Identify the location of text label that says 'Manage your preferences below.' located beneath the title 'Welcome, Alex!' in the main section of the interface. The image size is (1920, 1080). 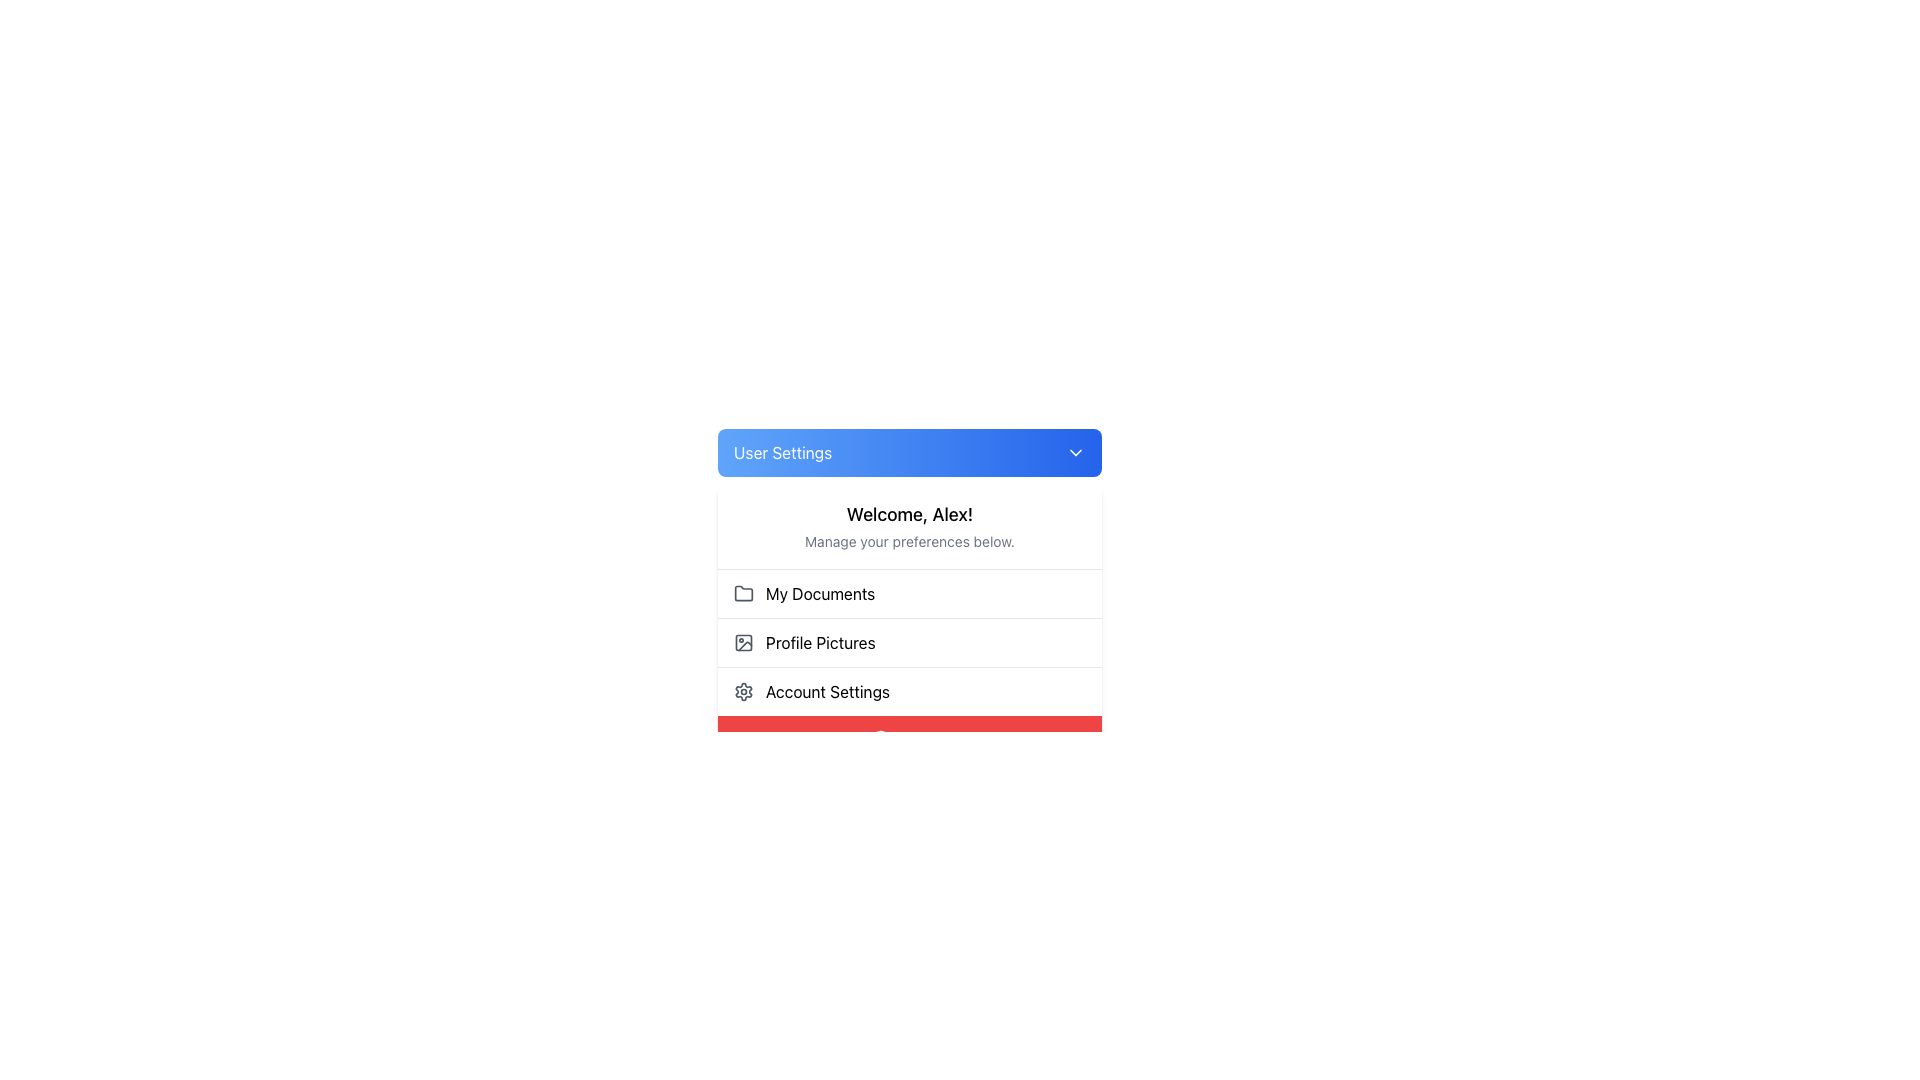
(909, 541).